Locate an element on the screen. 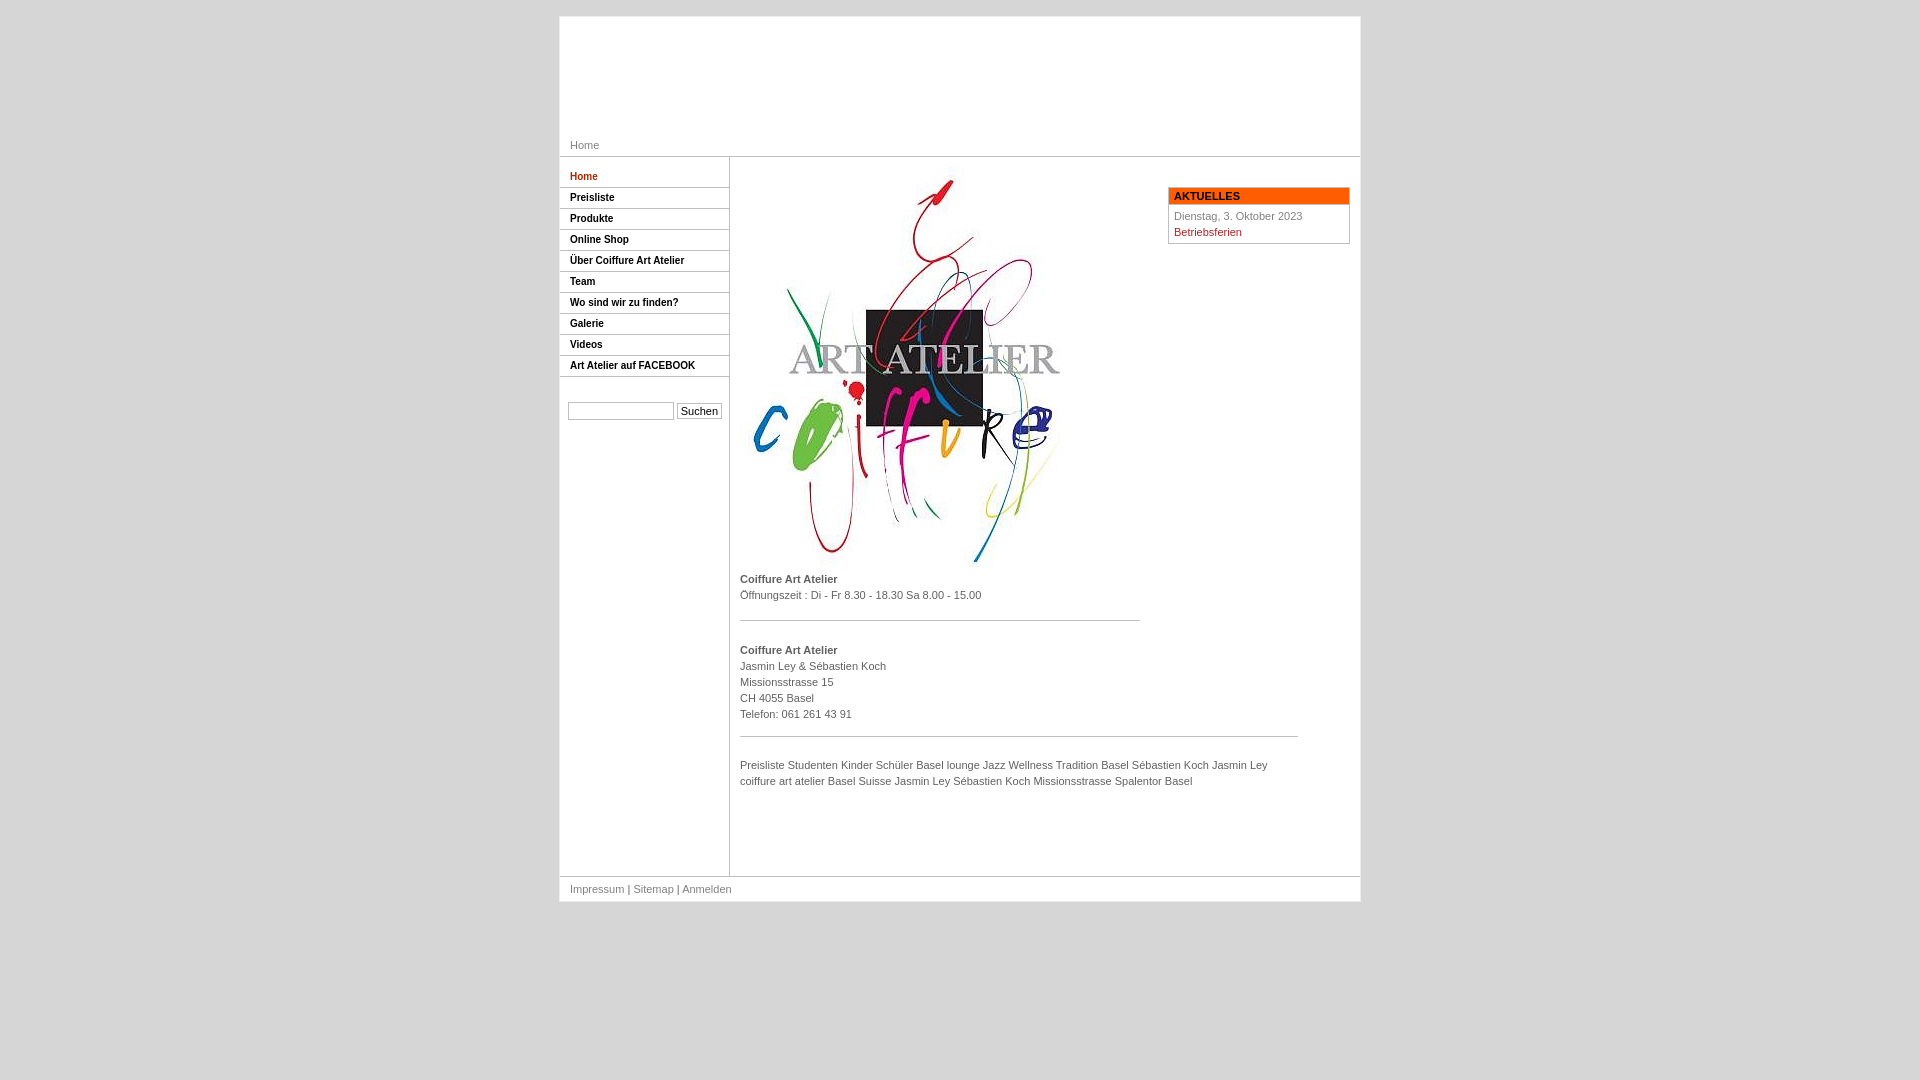 This screenshot has height=1080, width=1920. 'Team' is located at coordinates (644, 282).